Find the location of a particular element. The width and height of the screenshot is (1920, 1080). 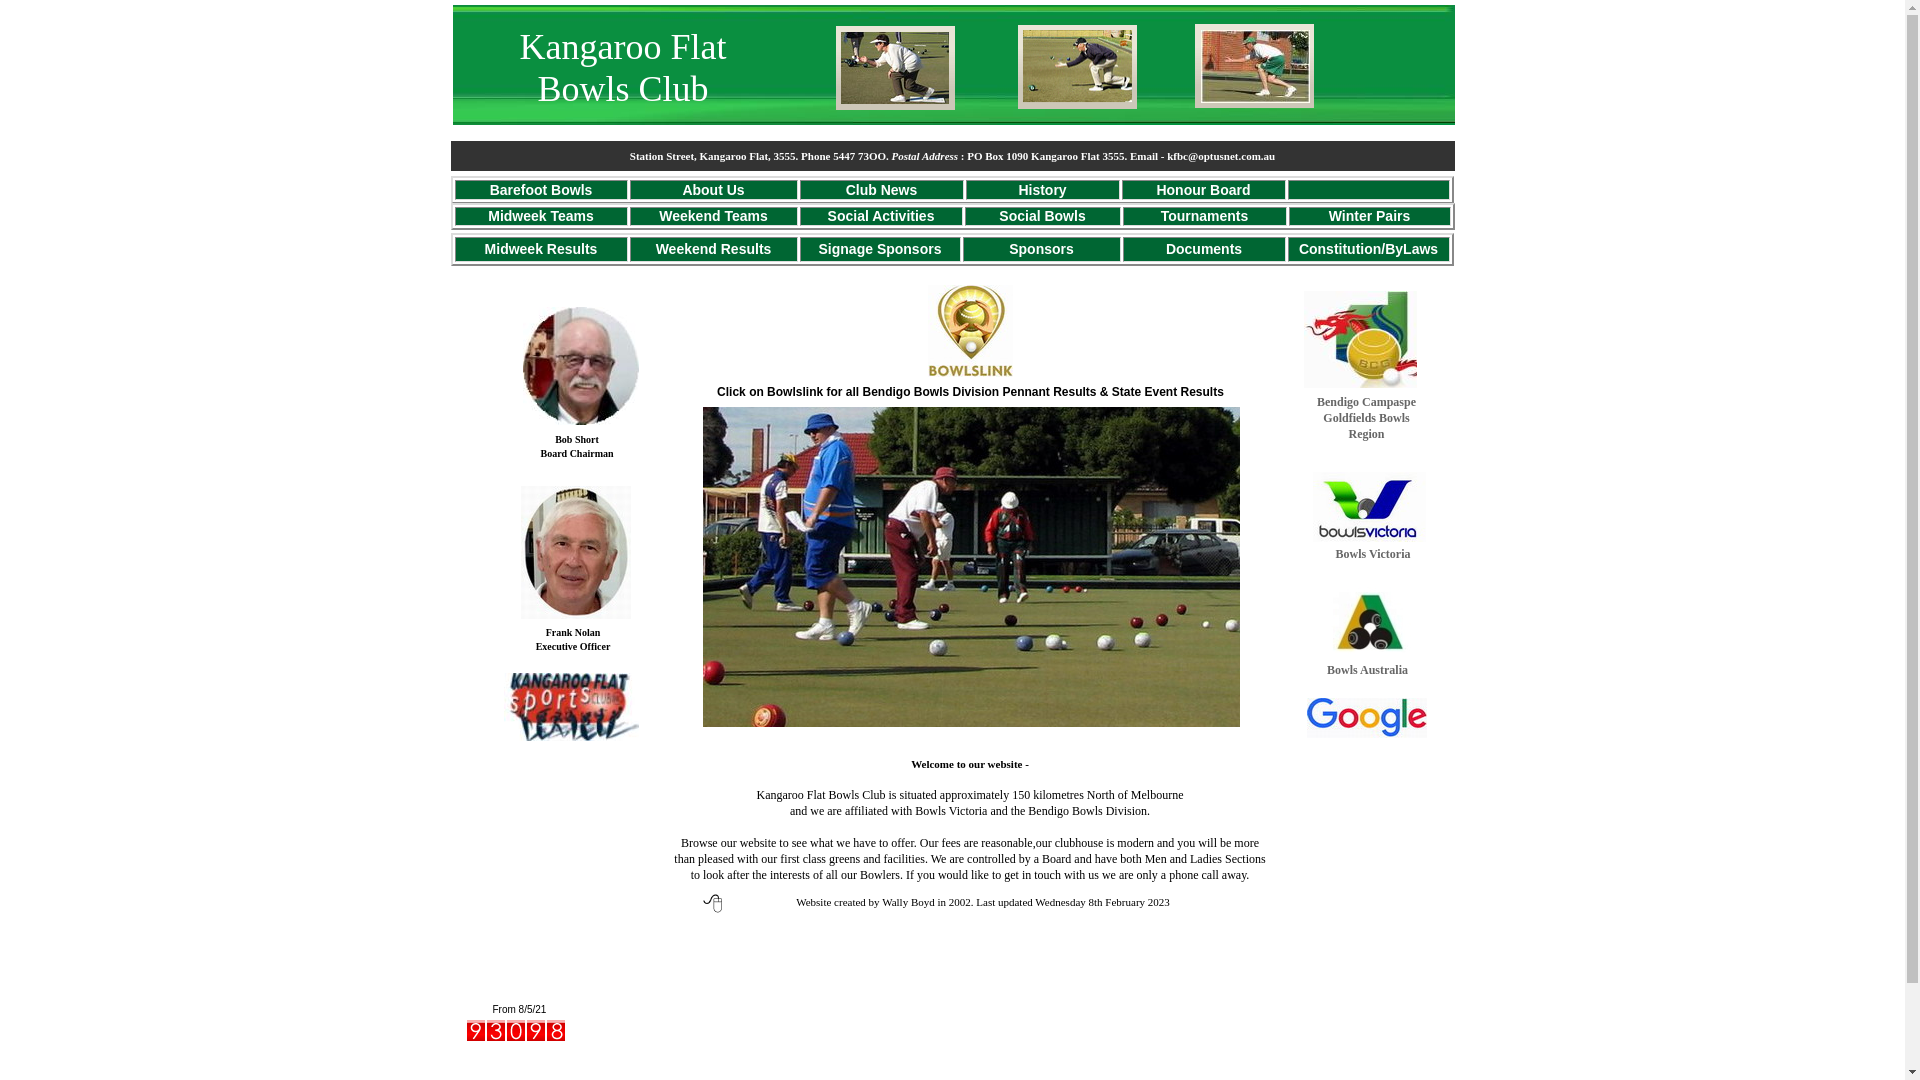

'Sponsors' is located at coordinates (1008, 247).